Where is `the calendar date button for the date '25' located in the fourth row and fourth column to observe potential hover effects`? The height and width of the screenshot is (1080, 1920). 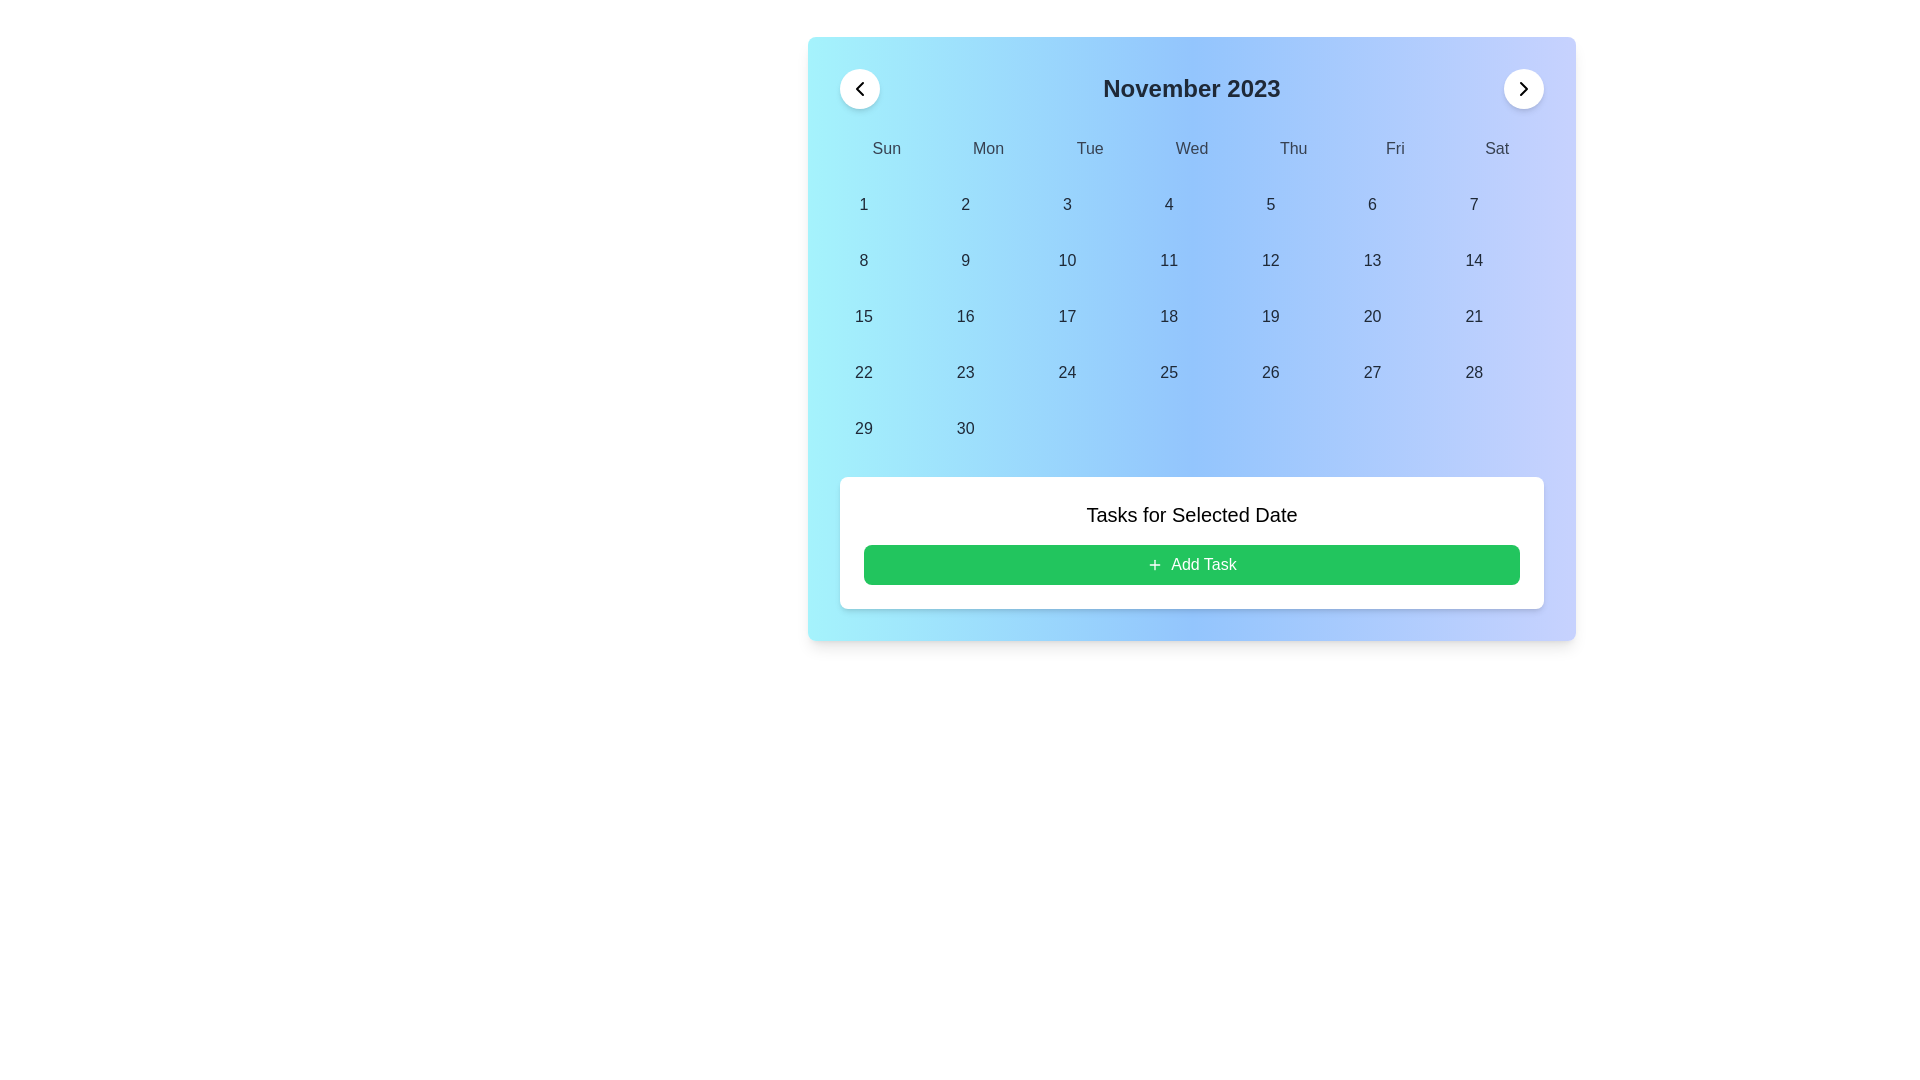
the calendar date button for the date '25' located in the fourth row and fourth column to observe potential hover effects is located at coordinates (1169, 373).